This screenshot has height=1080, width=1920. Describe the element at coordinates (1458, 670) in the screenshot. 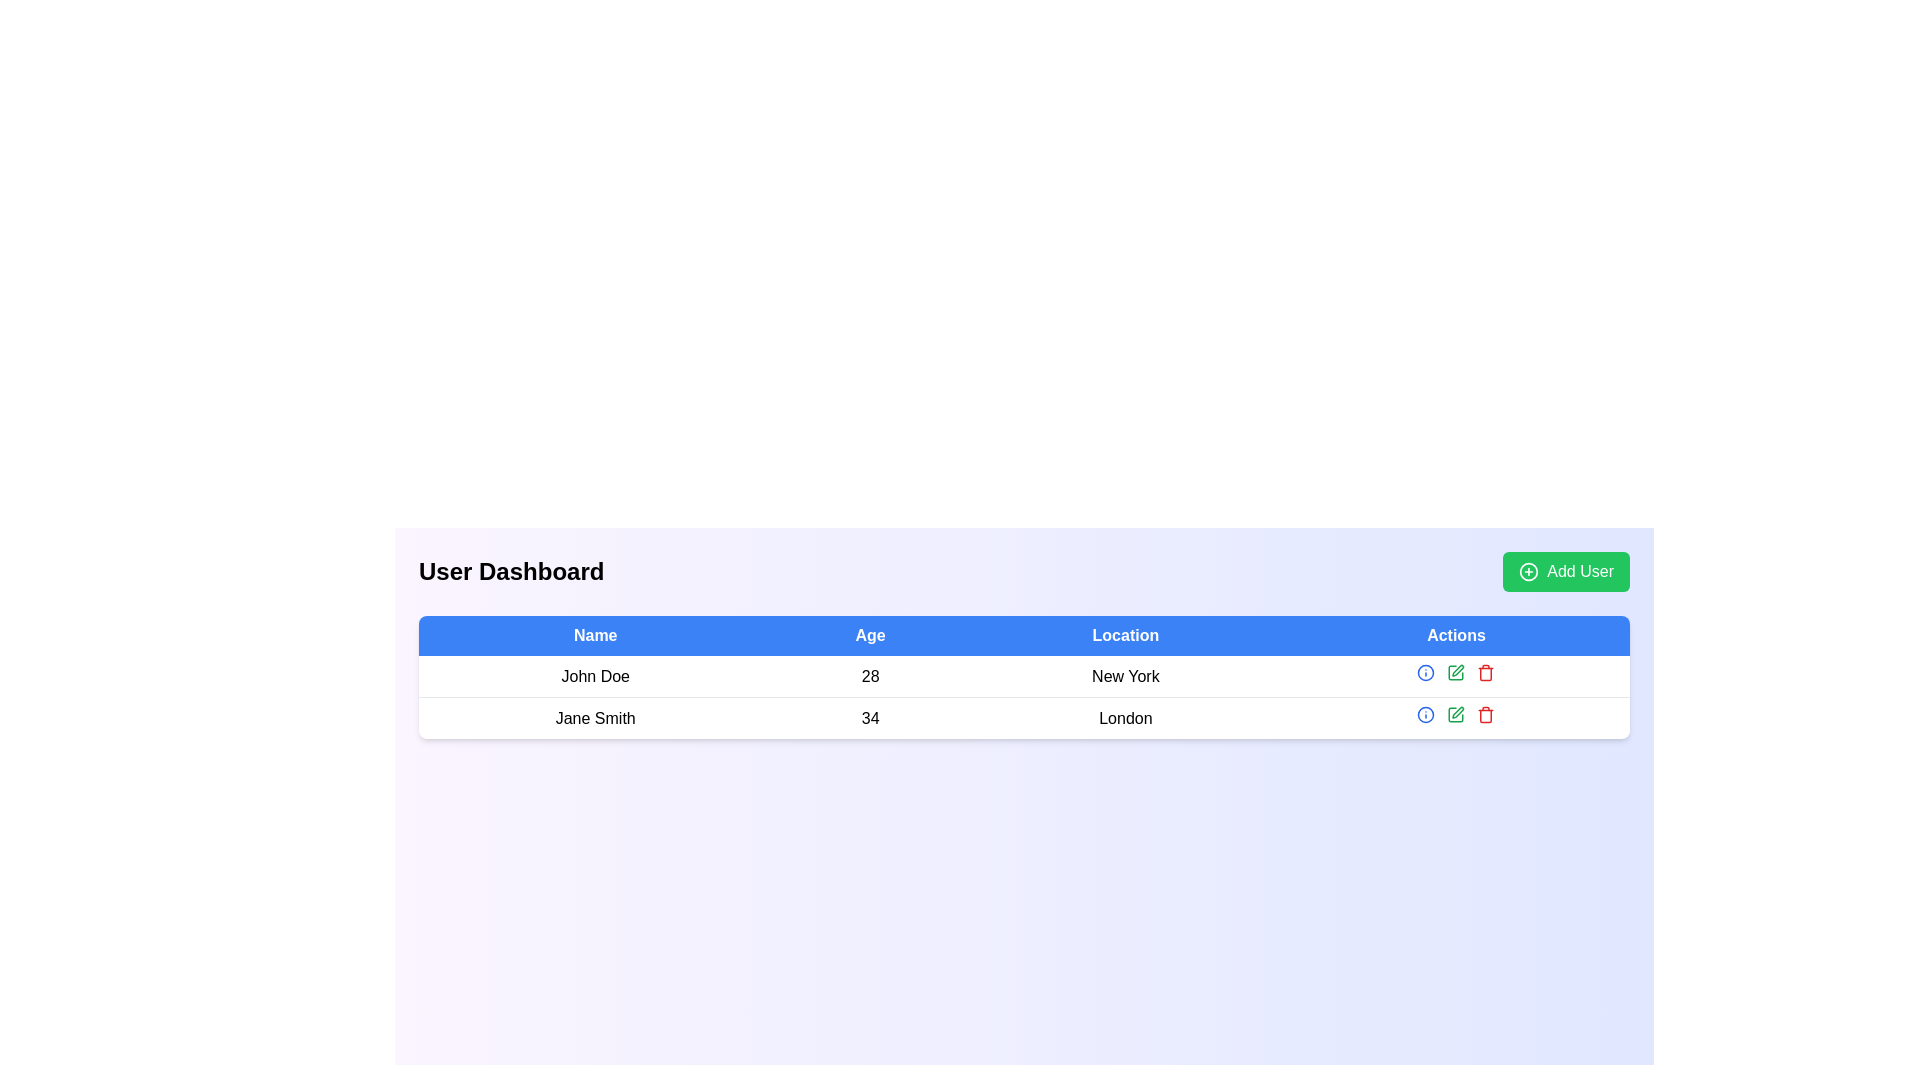

I see `the pen icon located in the second row of the 'Actions' column to initiate editing the user Jane Smith` at that location.